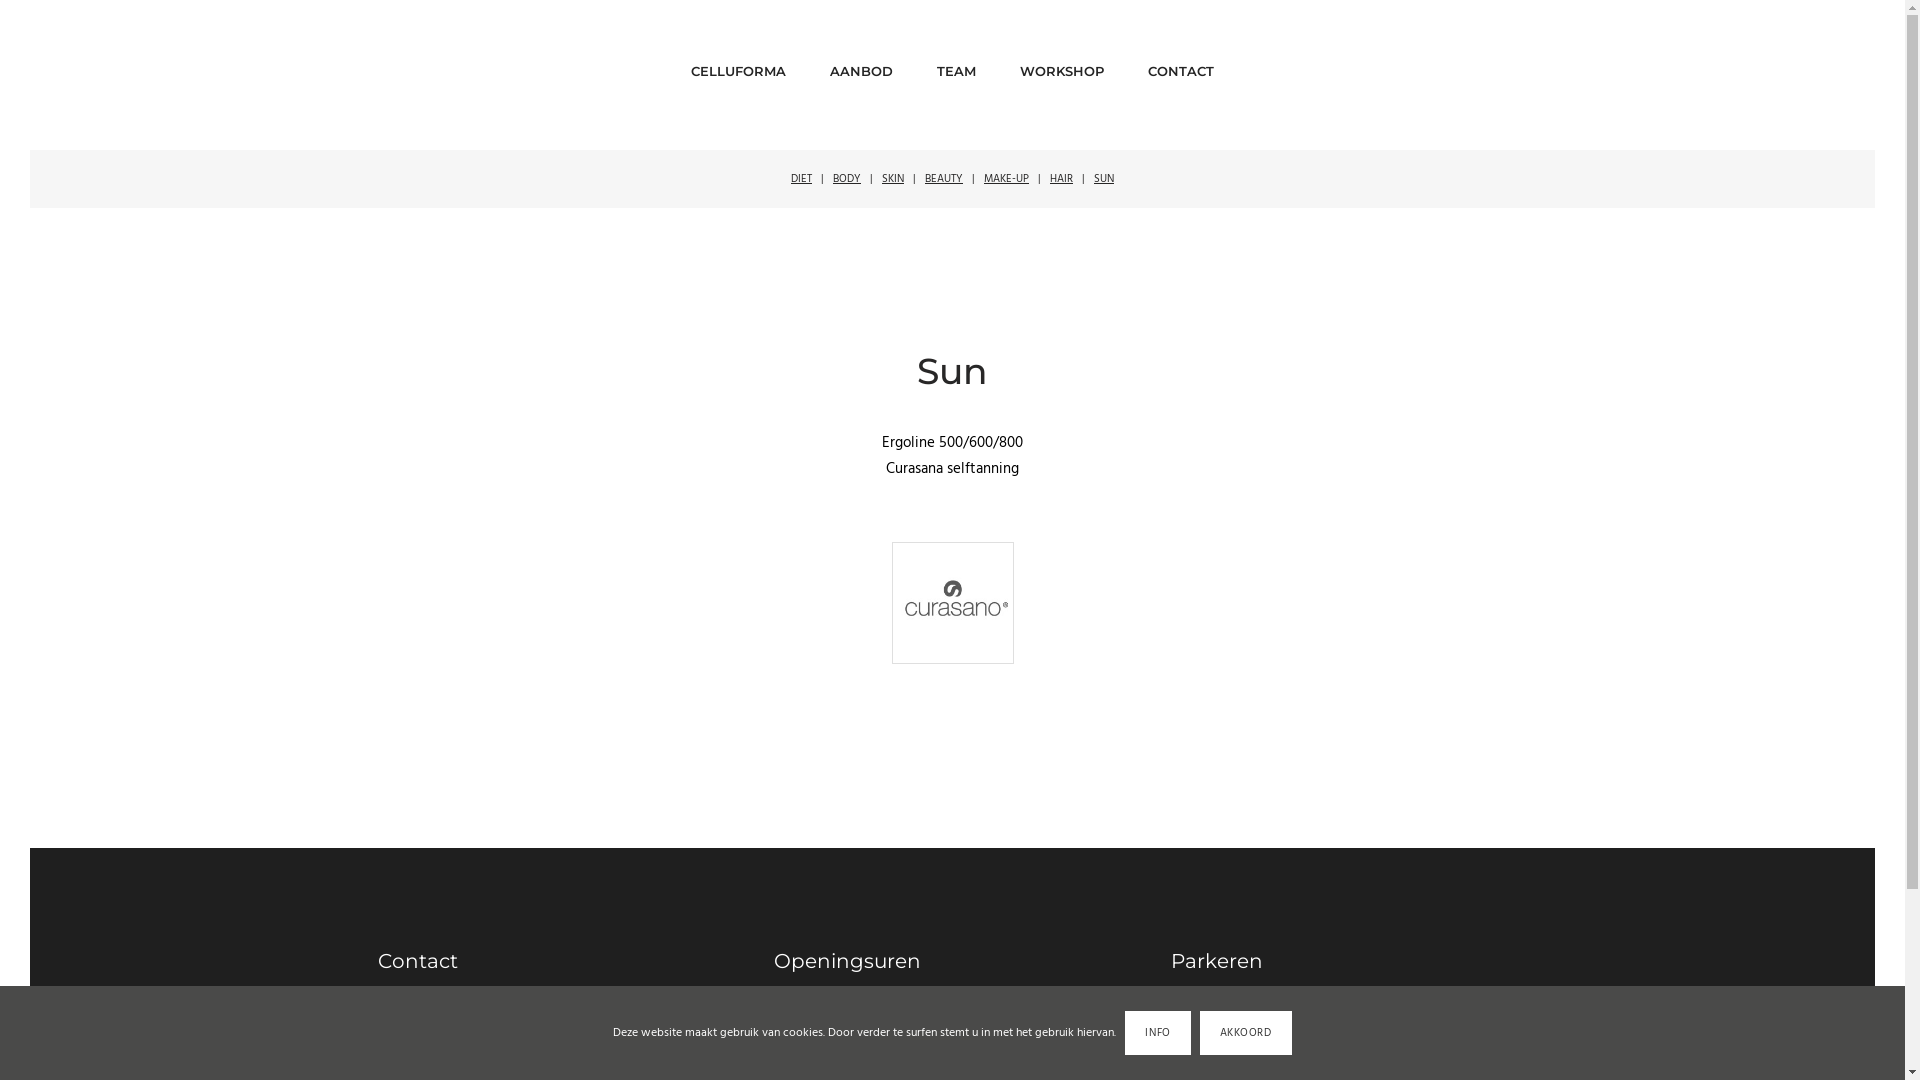  What do you see at coordinates (935, 64) in the screenshot?
I see `'TEAM'` at bounding box center [935, 64].